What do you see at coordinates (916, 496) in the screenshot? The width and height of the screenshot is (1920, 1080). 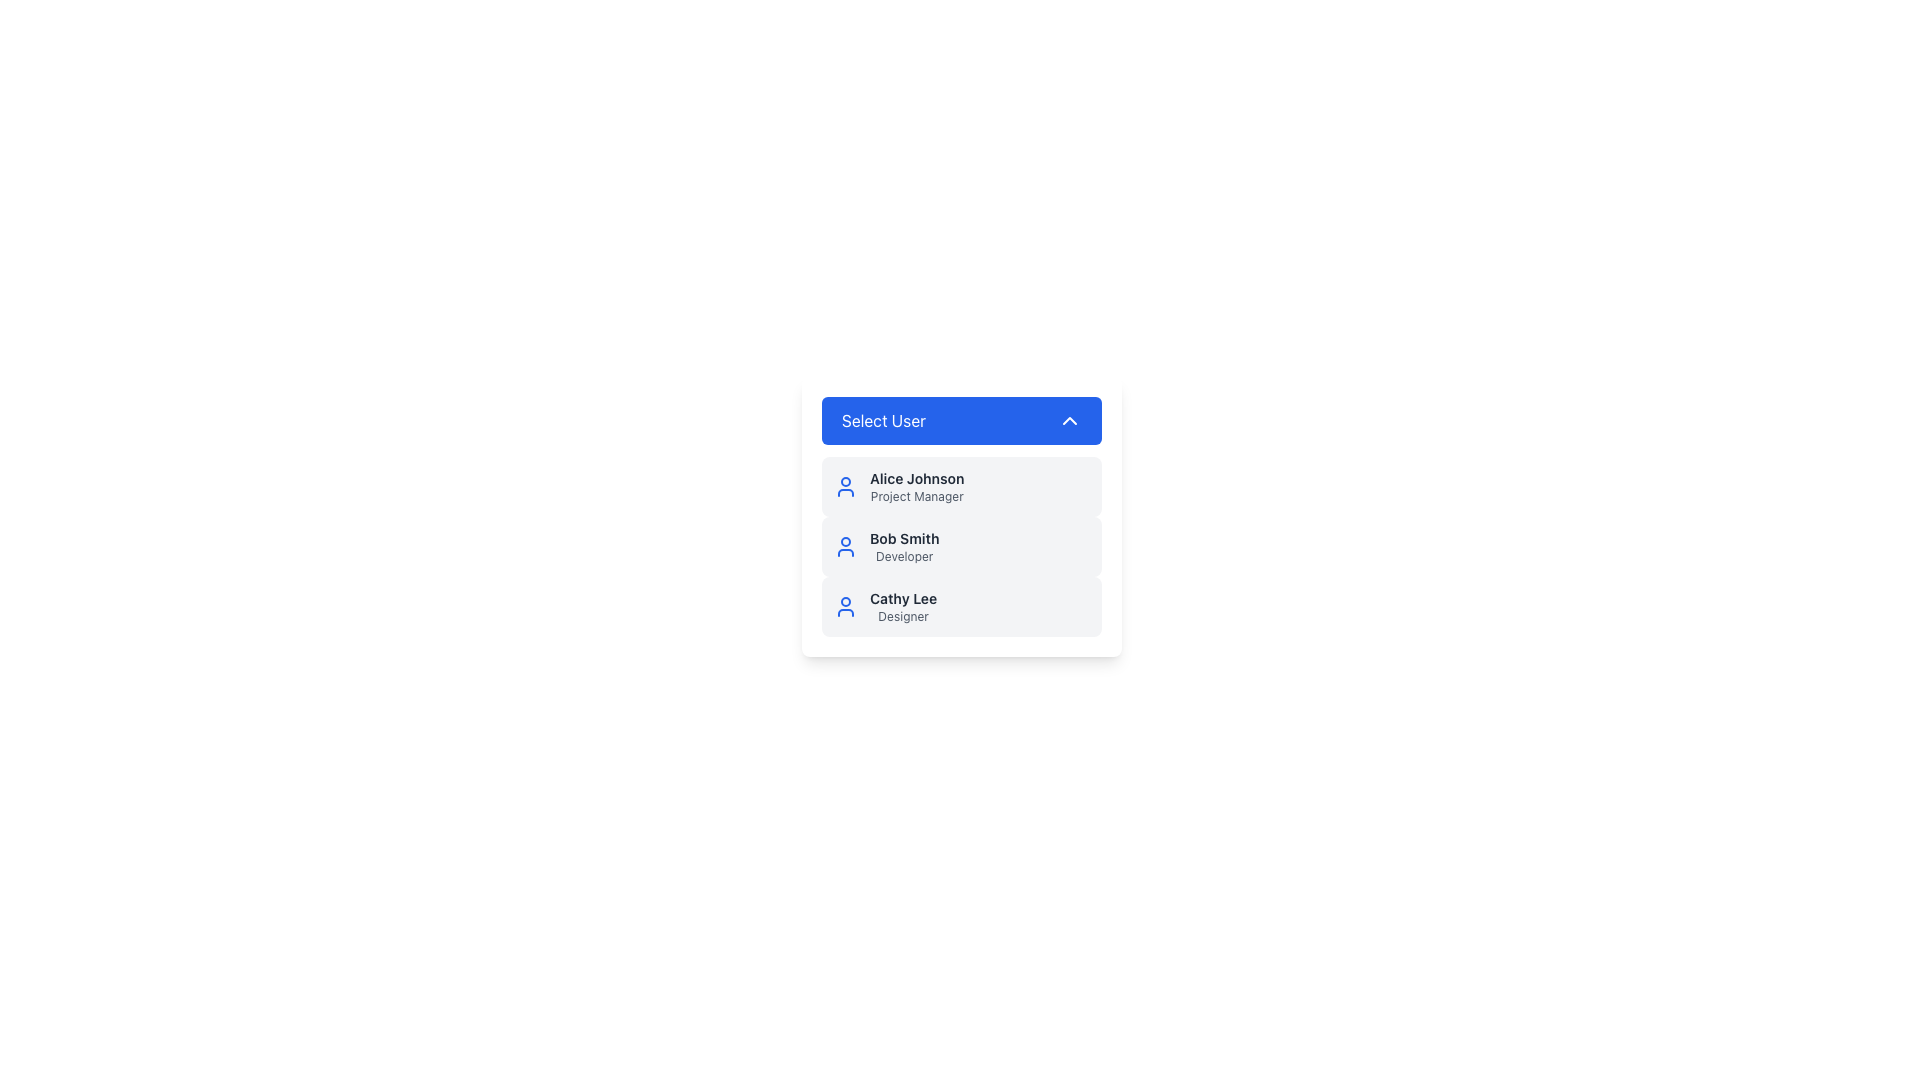 I see `the text label displaying the role 'Project Manager' located beneath the name 'Alice Johnson' in a dropdown menu` at bounding box center [916, 496].